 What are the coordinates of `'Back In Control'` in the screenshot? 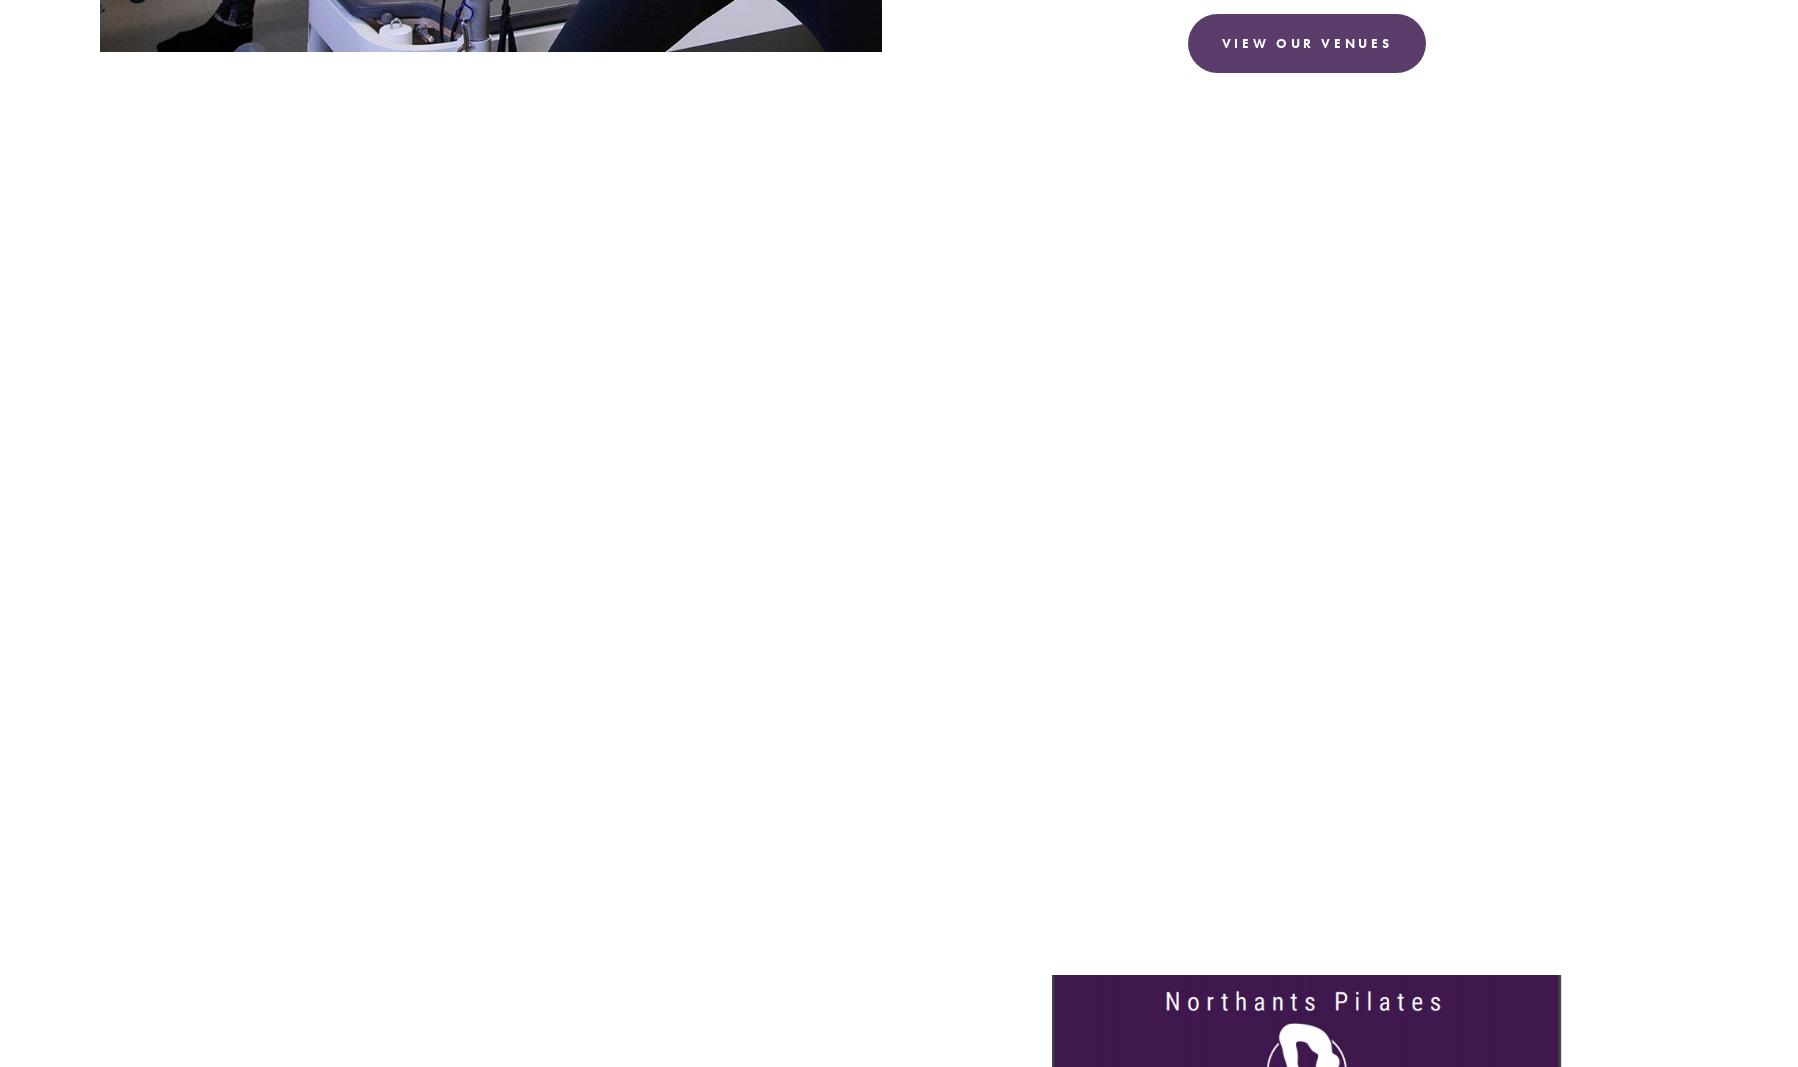 It's located at (595, 1017).